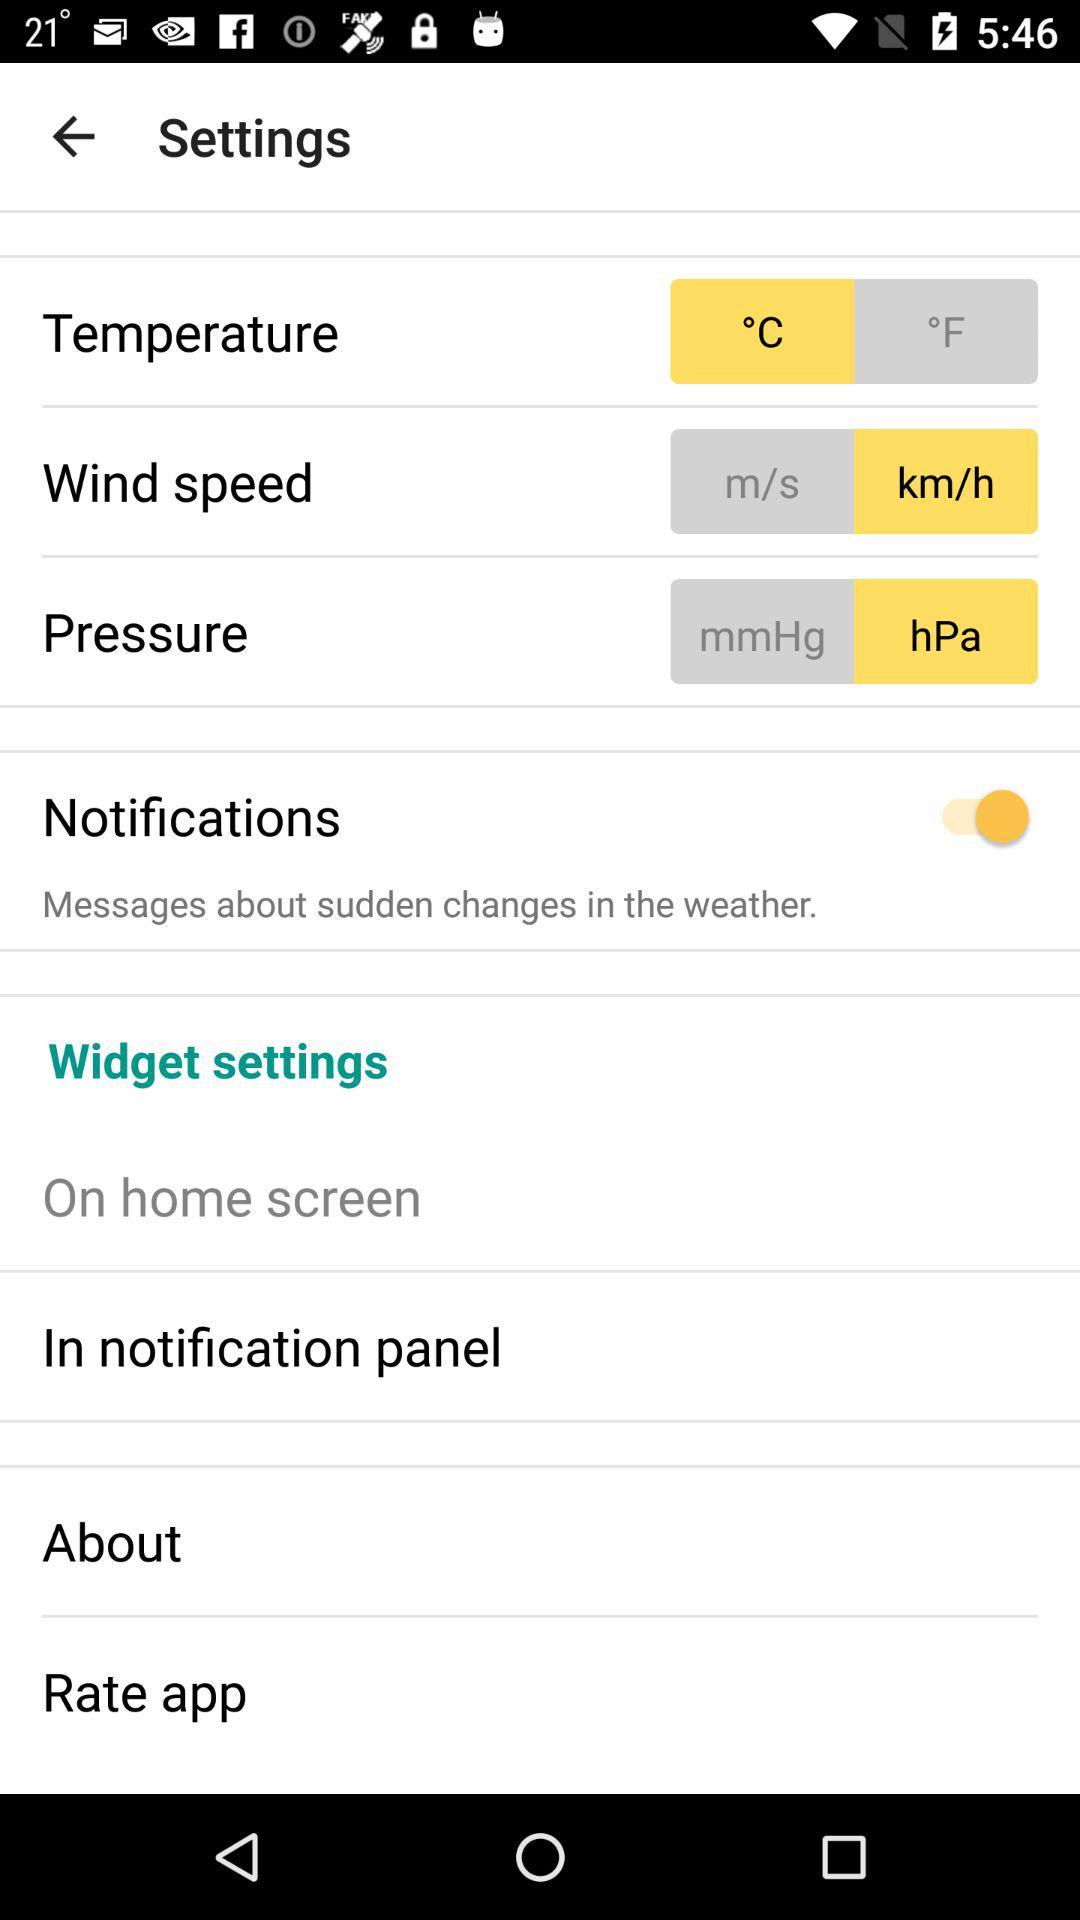  Describe the element at coordinates (854, 816) in the screenshot. I see `the item on the right` at that location.